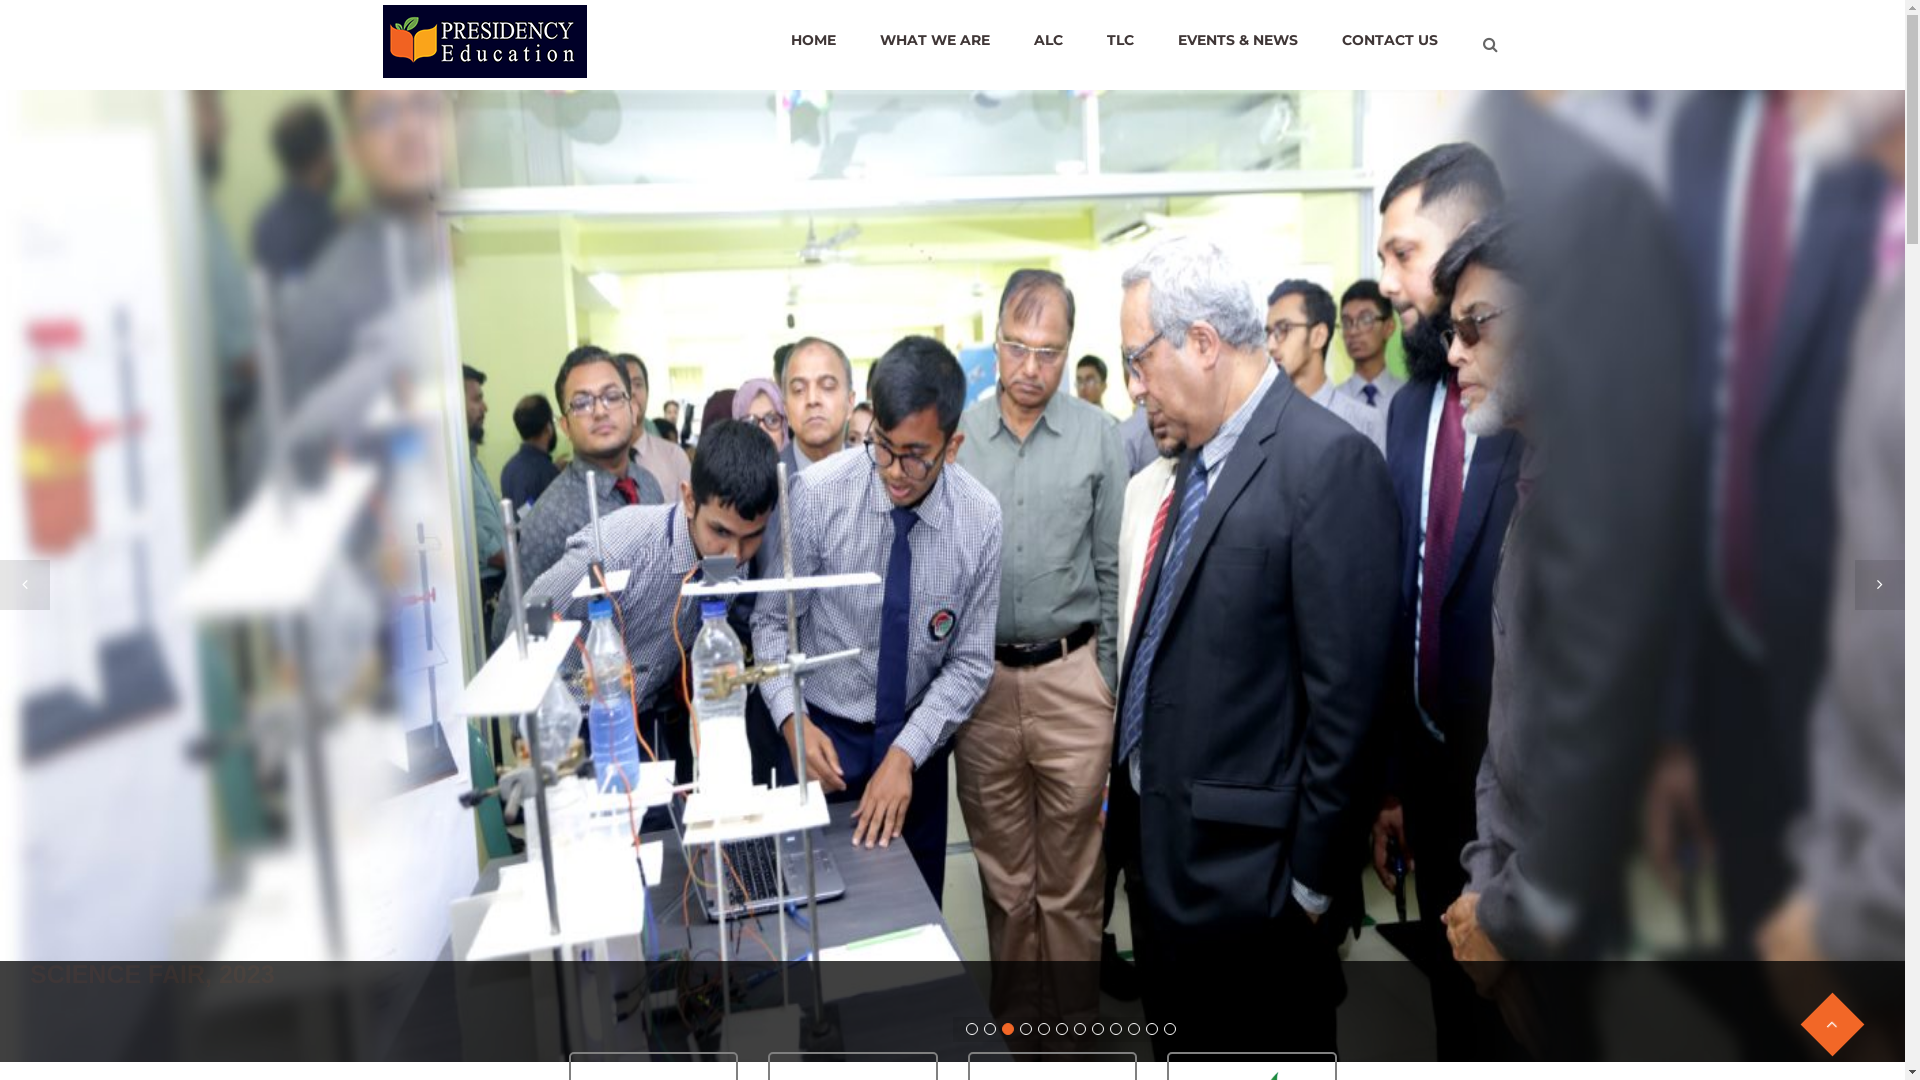 This screenshot has height=1080, width=1920. I want to click on 'WHAT WE ARE', so click(934, 39).